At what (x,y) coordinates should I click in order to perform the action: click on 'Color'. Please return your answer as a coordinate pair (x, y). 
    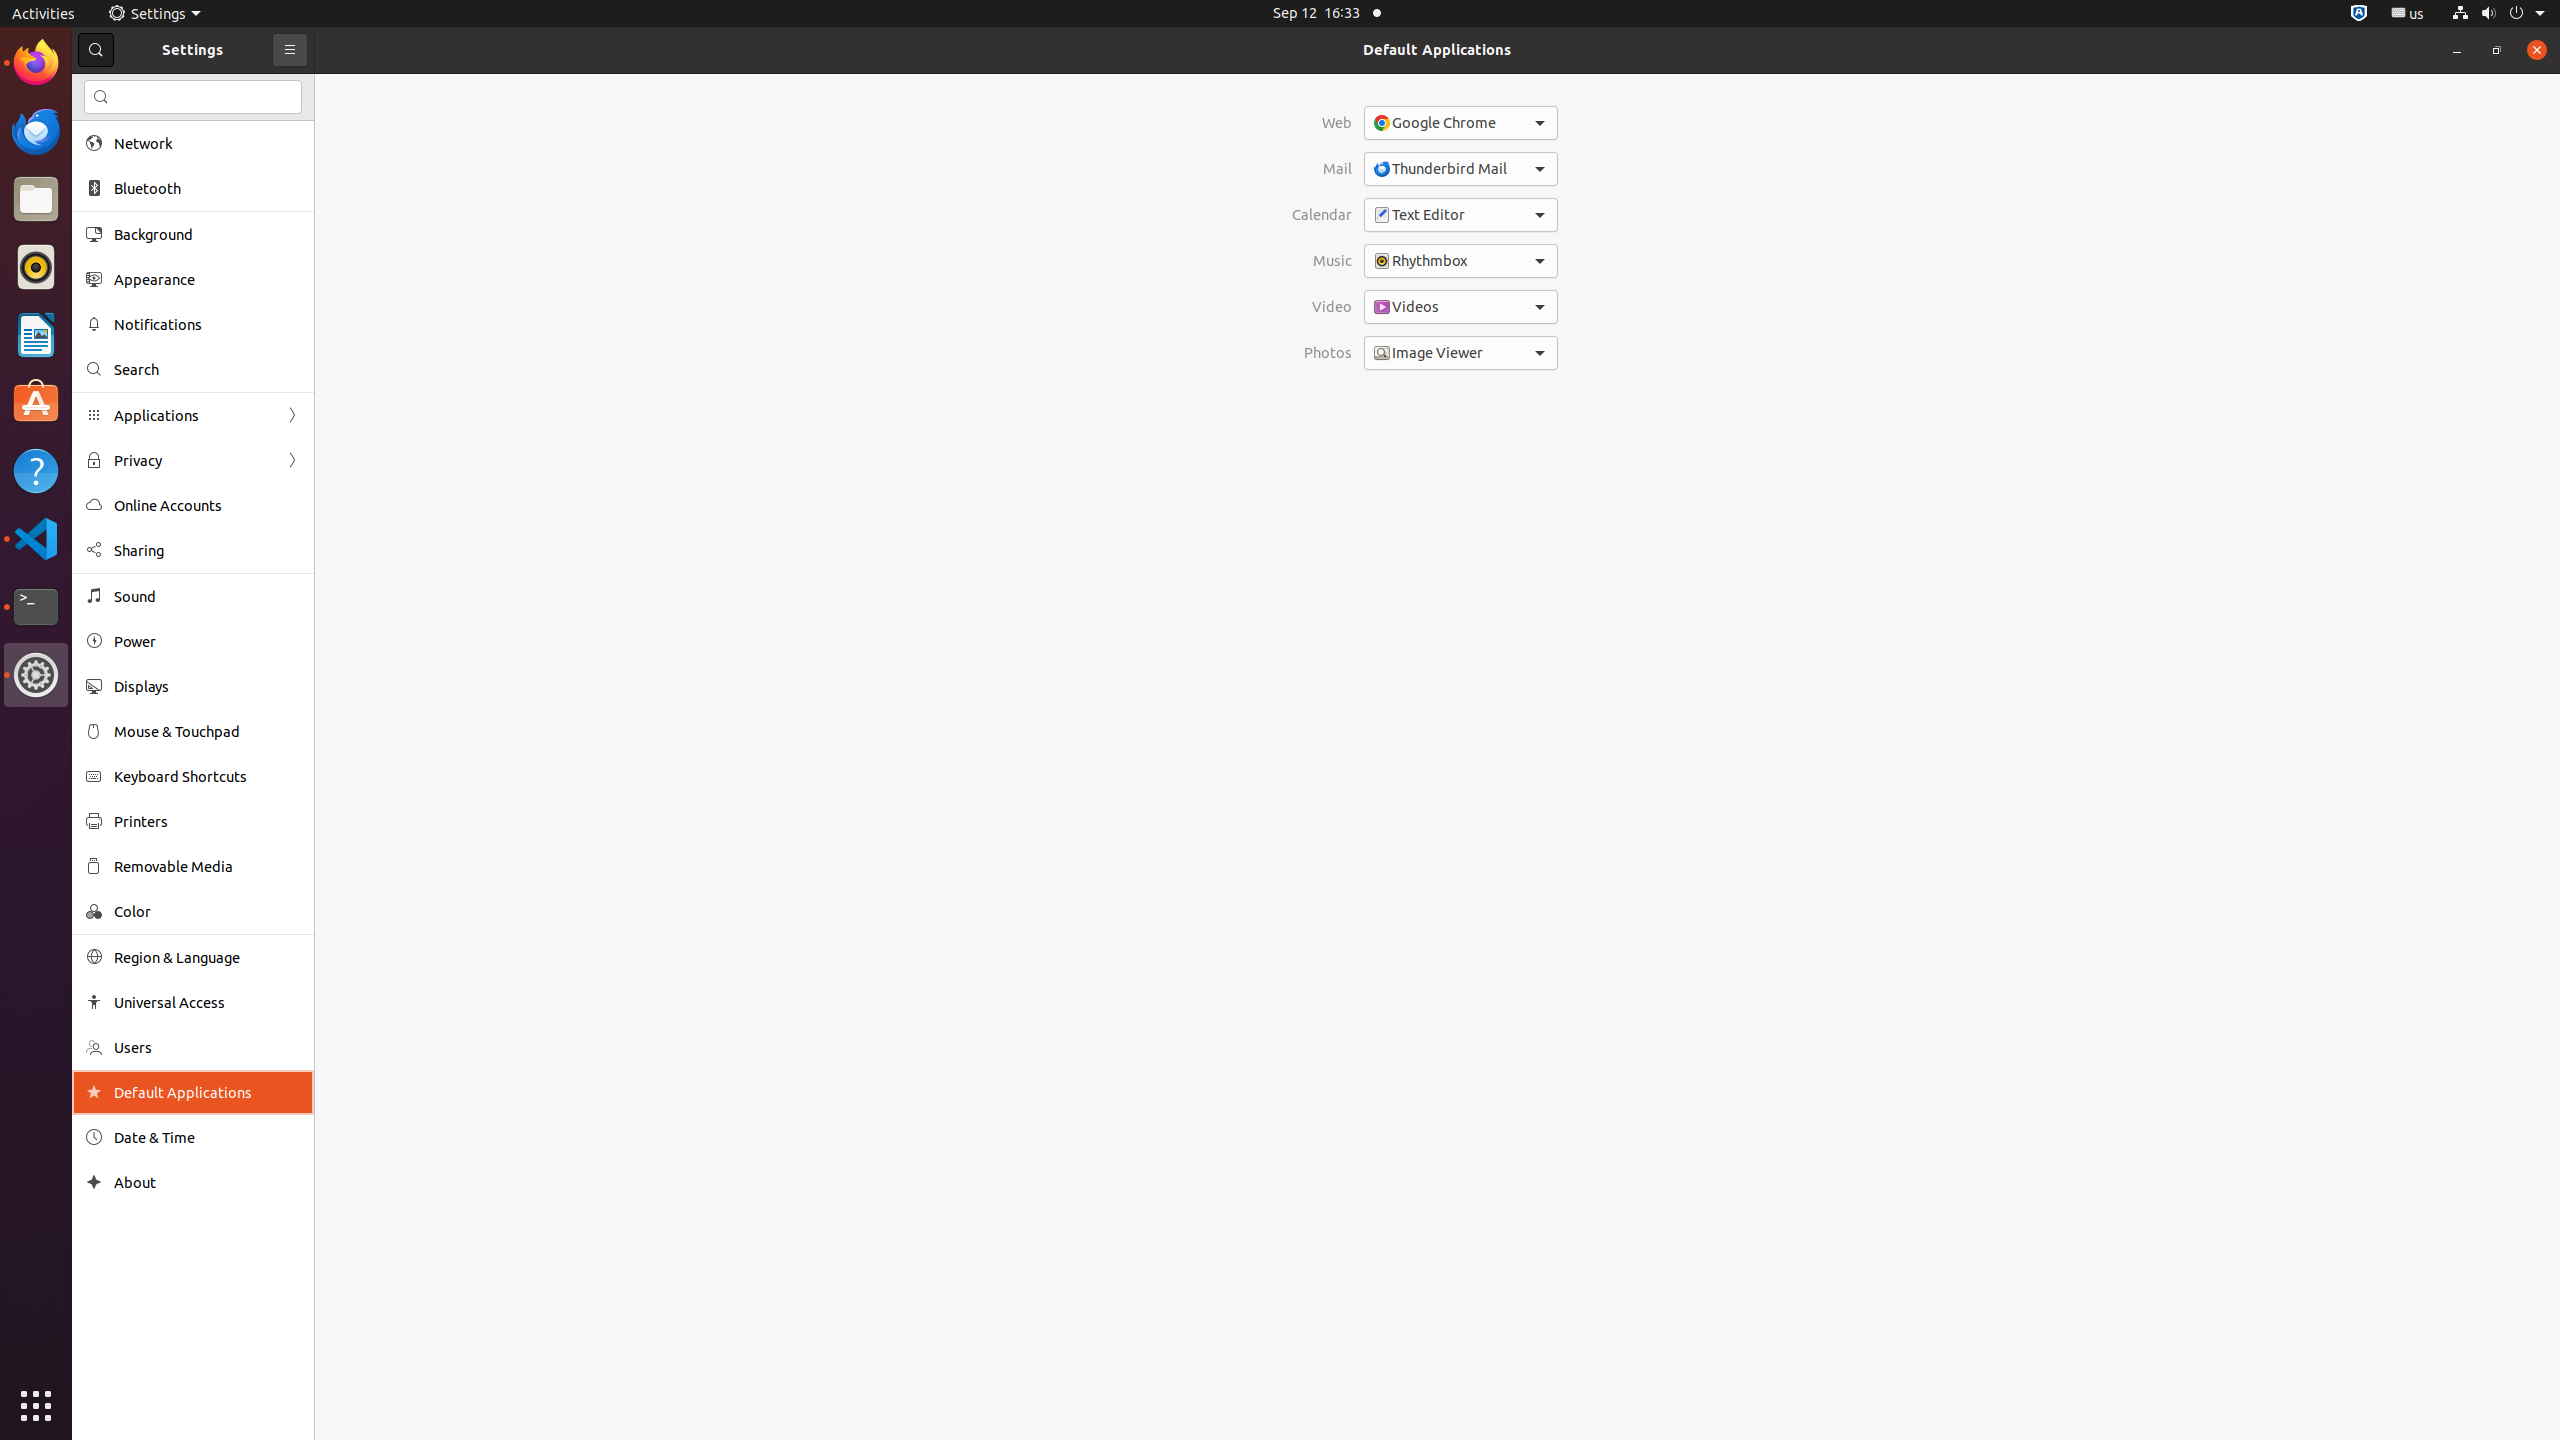
    Looking at the image, I should click on (207, 911).